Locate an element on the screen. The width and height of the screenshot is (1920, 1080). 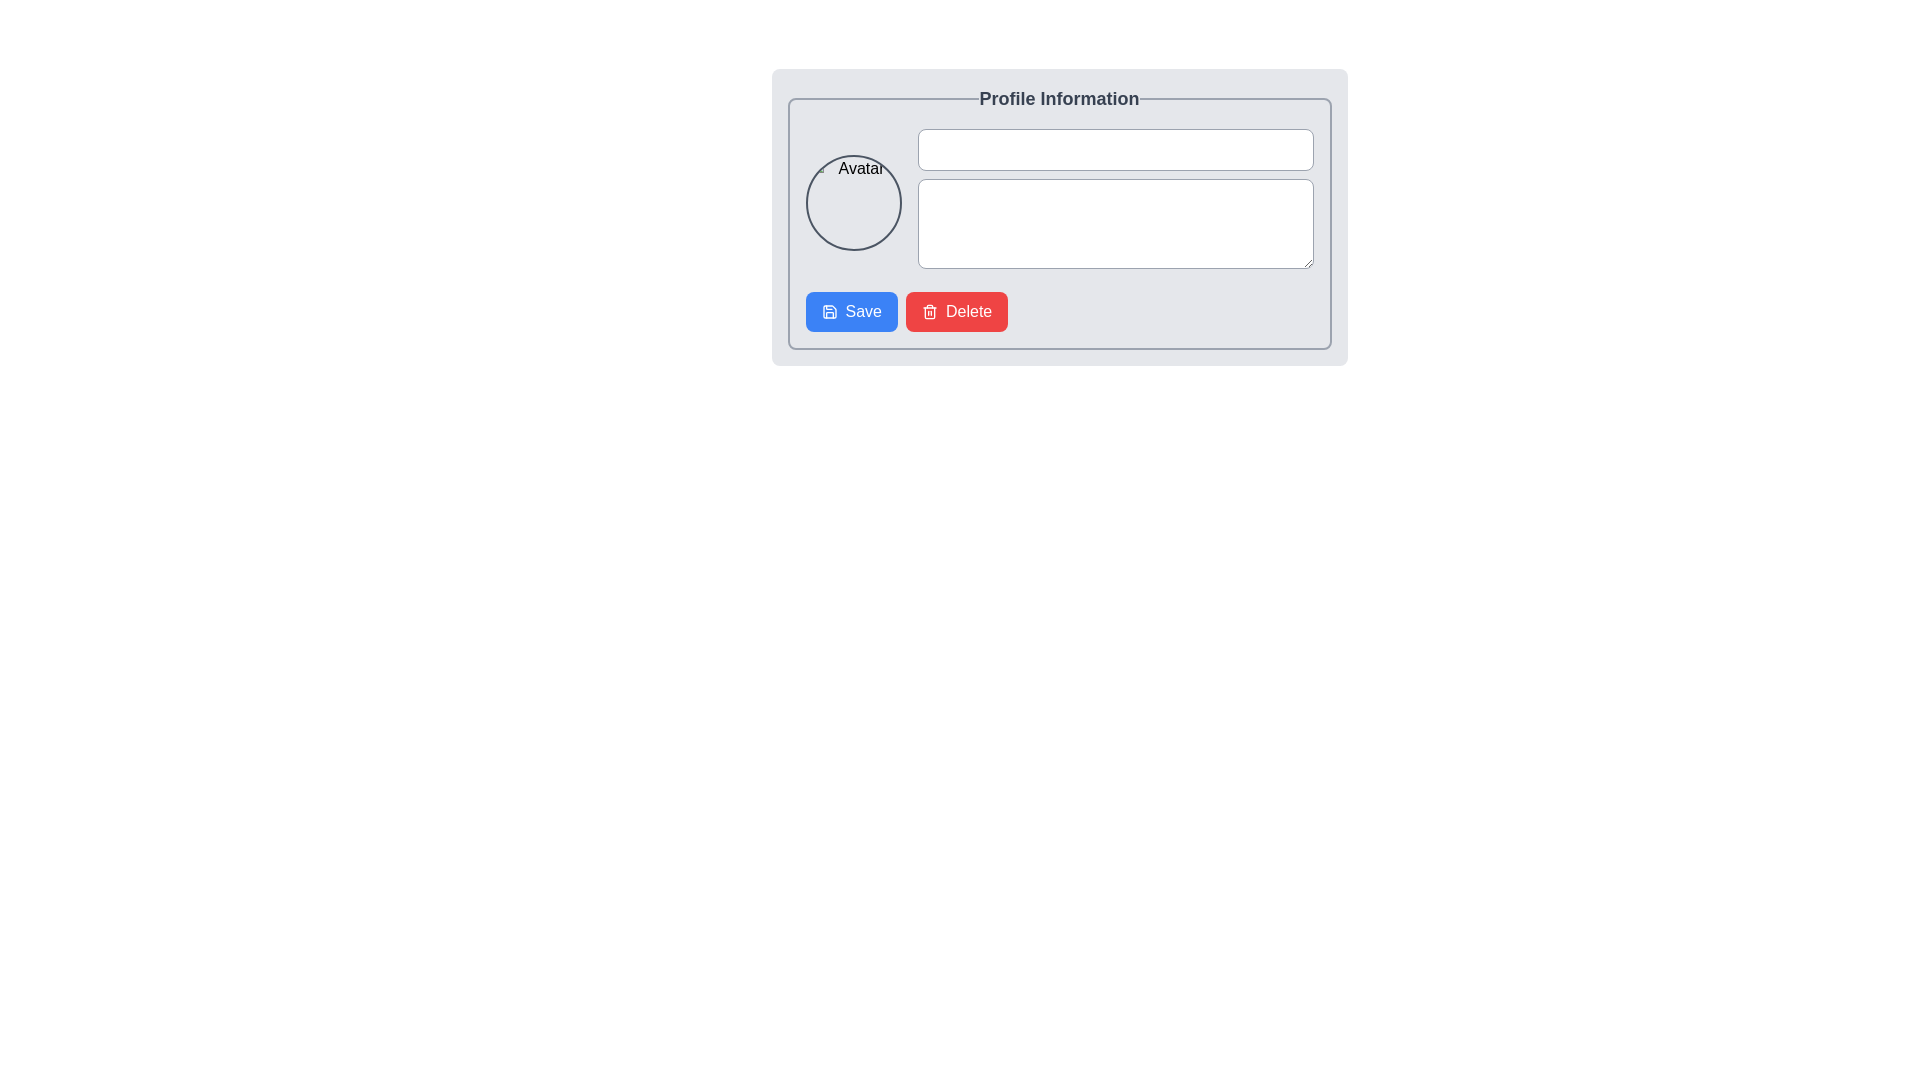
the delete icon located centrally within the red 'Delete' button is located at coordinates (929, 312).